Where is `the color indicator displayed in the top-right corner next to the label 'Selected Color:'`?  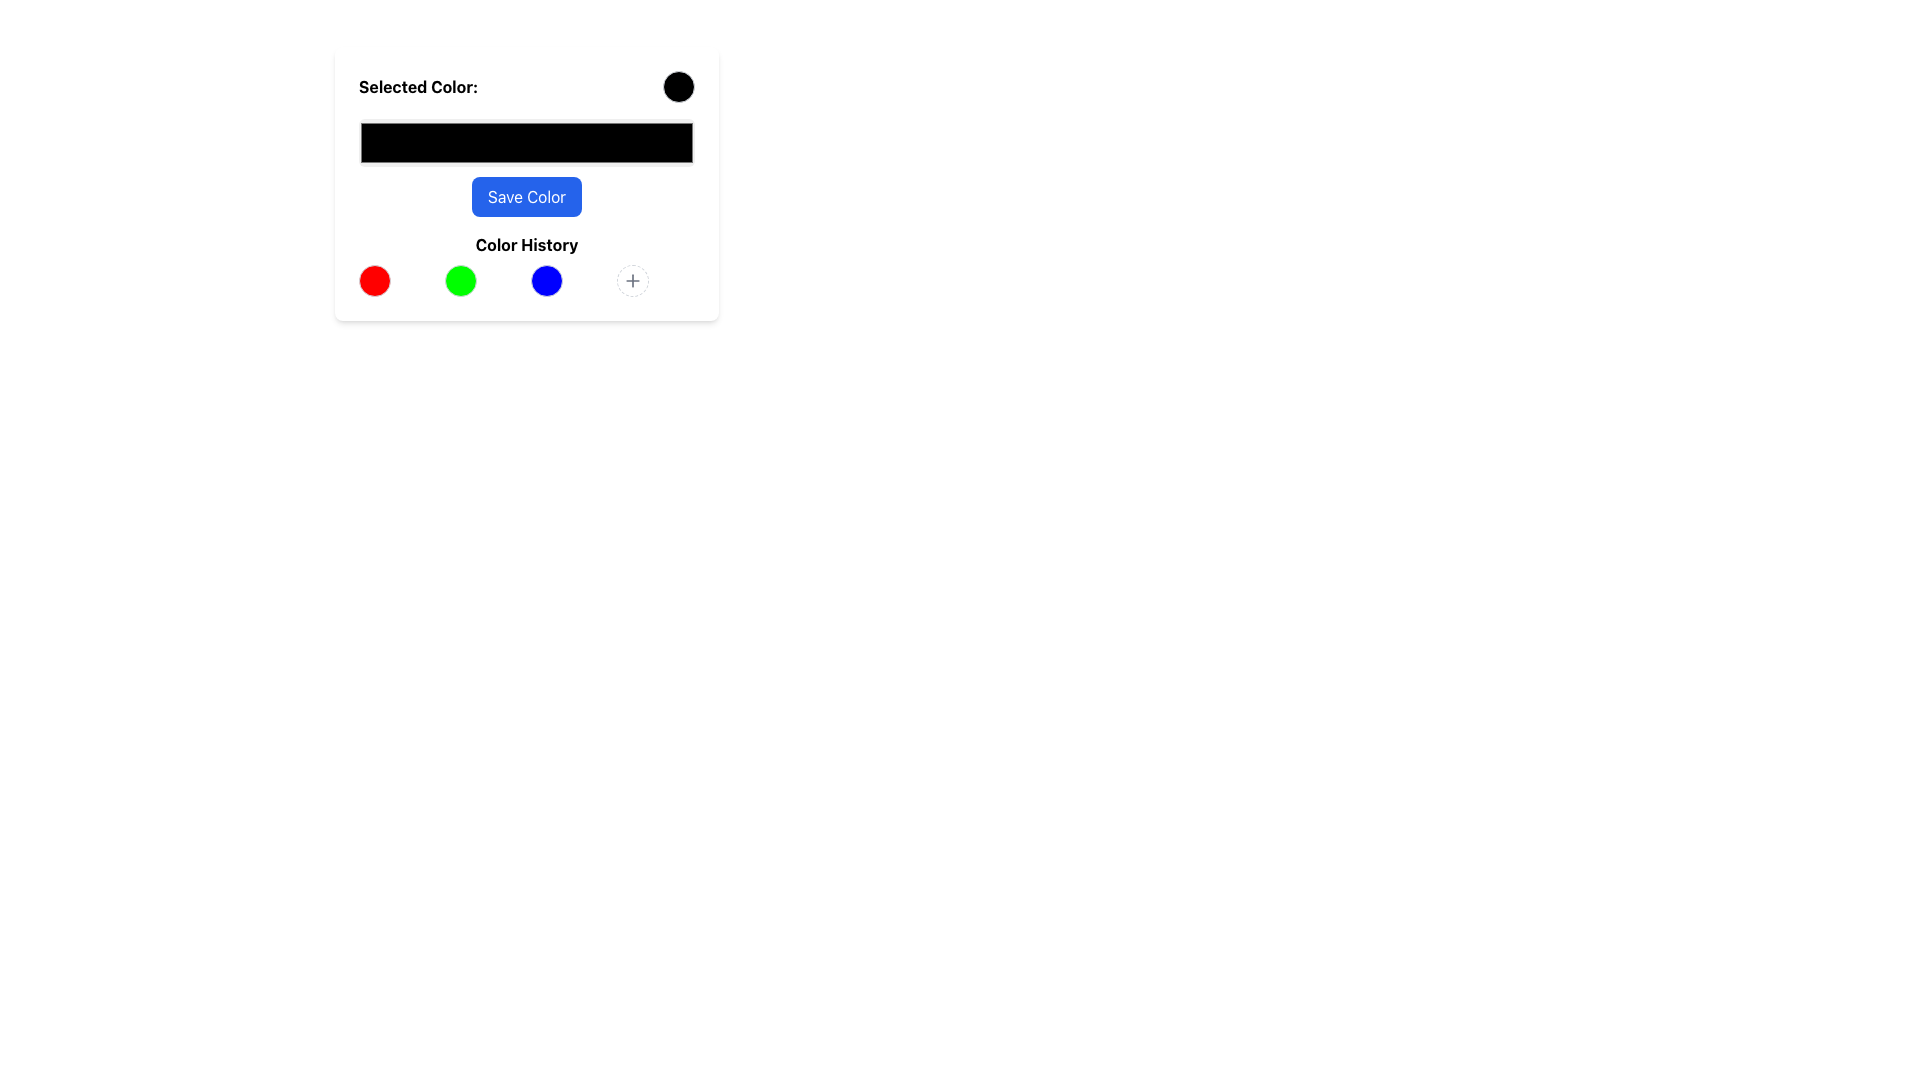 the color indicator displayed in the top-right corner next to the label 'Selected Color:' is located at coordinates (678, 86).